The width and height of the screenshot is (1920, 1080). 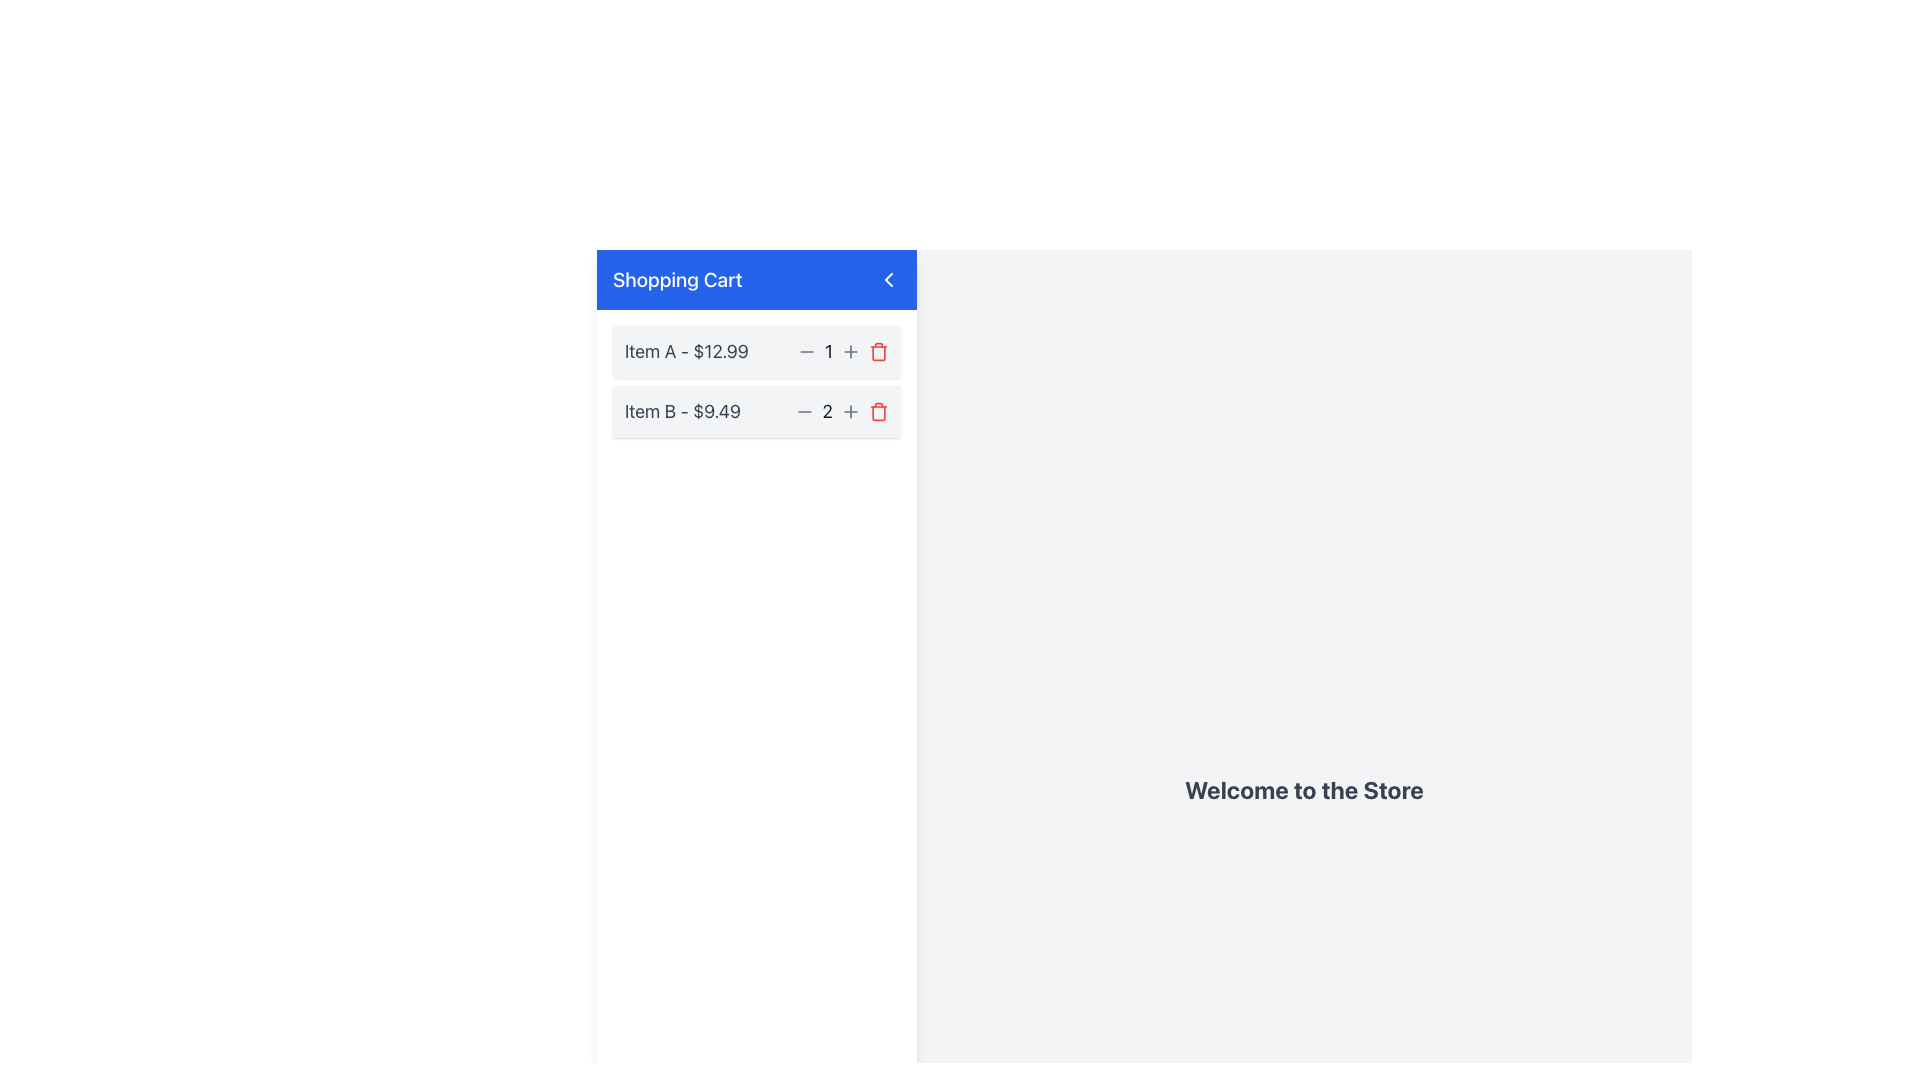 I want to click on the red trash can icon button, so click(x=878, y=411).